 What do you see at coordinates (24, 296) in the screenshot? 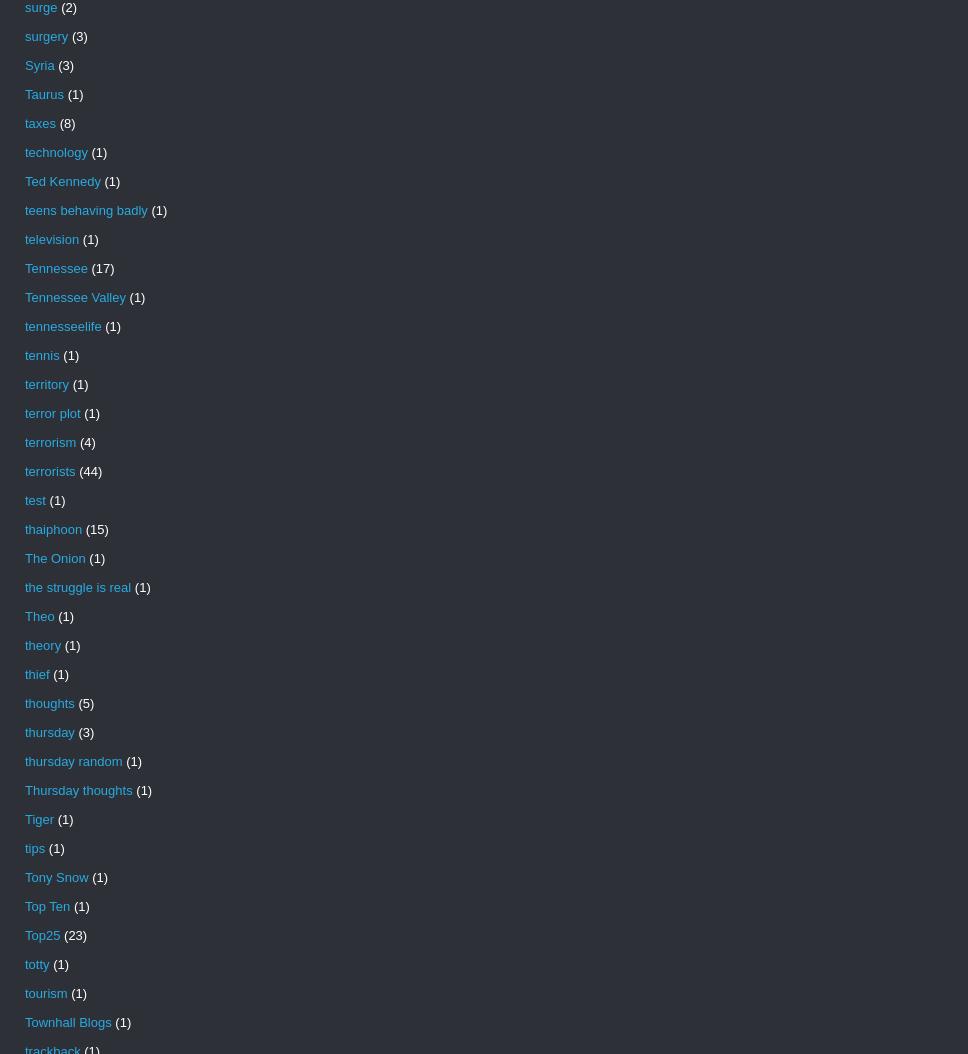
I see `'Tennessee Valley'` at bounding box center [24, 296].